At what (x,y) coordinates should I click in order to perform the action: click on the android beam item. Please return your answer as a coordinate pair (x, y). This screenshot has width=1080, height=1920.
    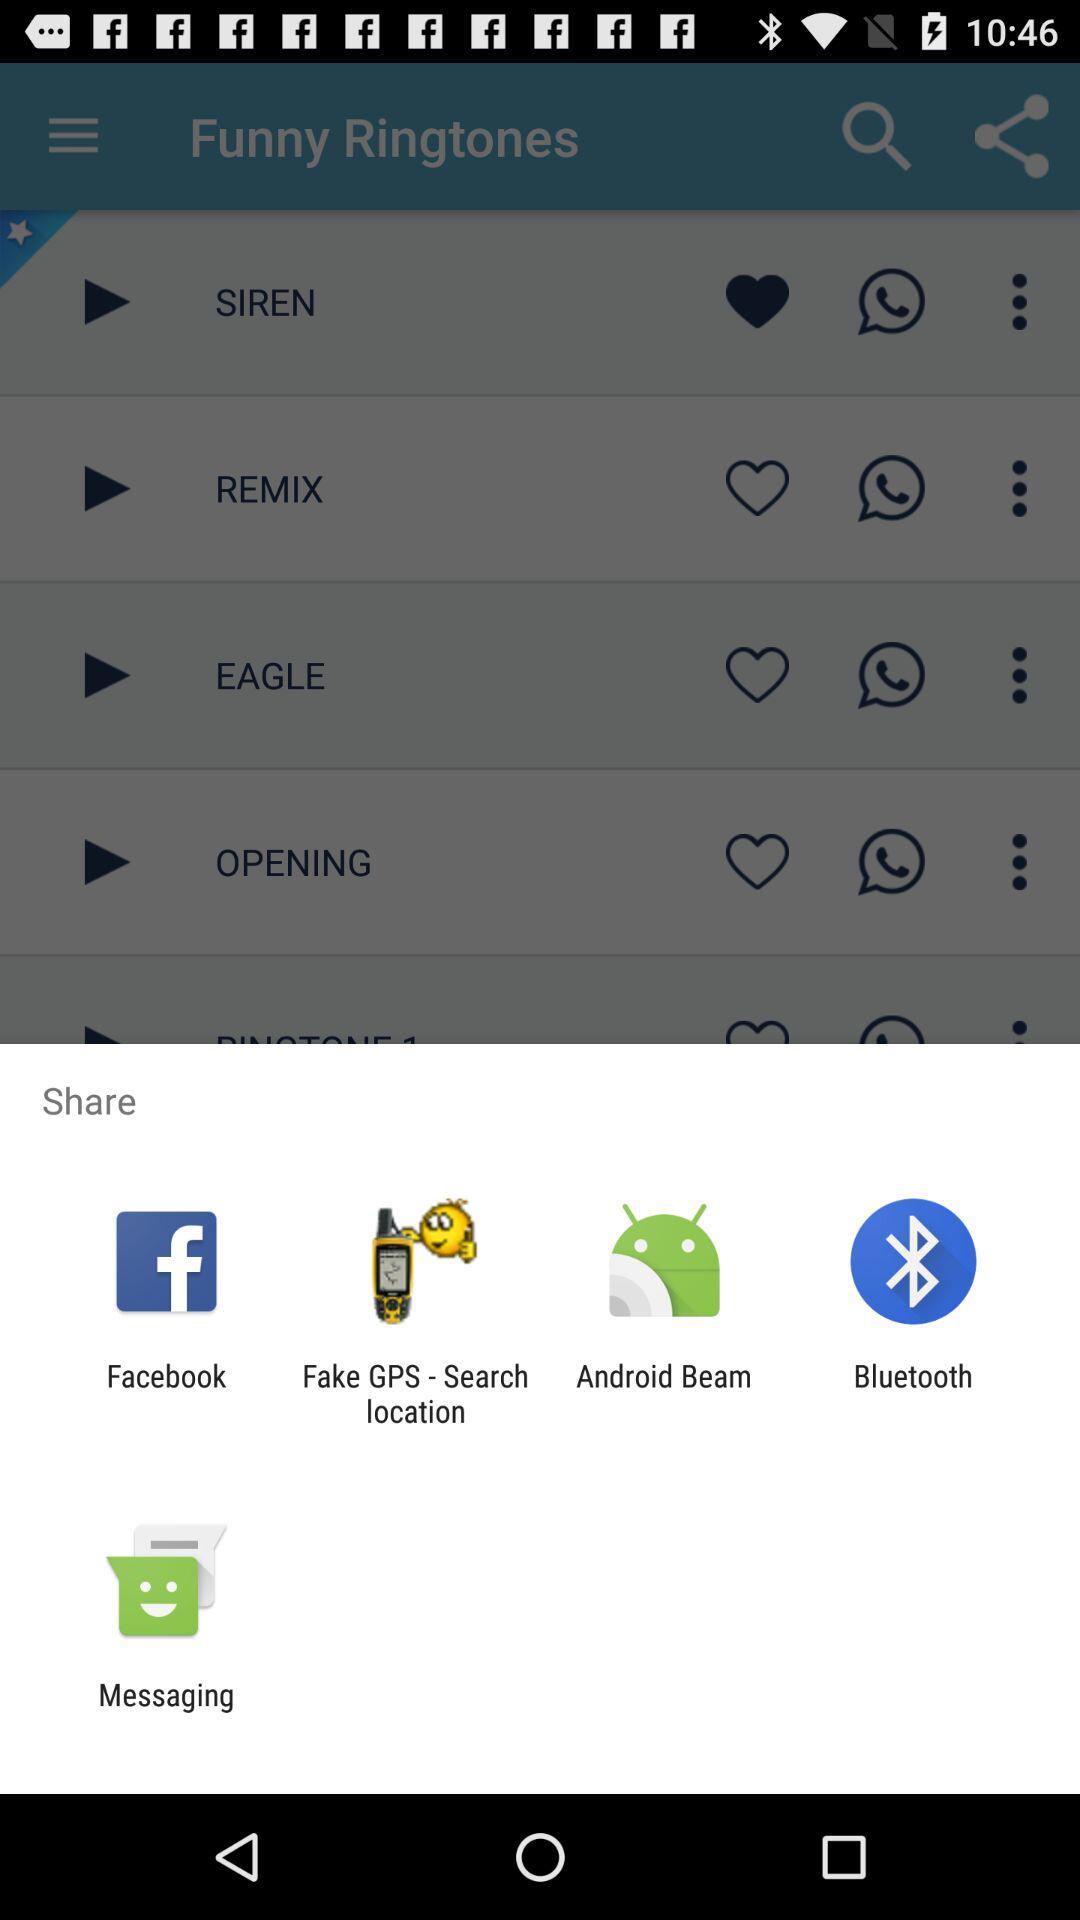
    Looking at the image, I should click on (664, 1392).